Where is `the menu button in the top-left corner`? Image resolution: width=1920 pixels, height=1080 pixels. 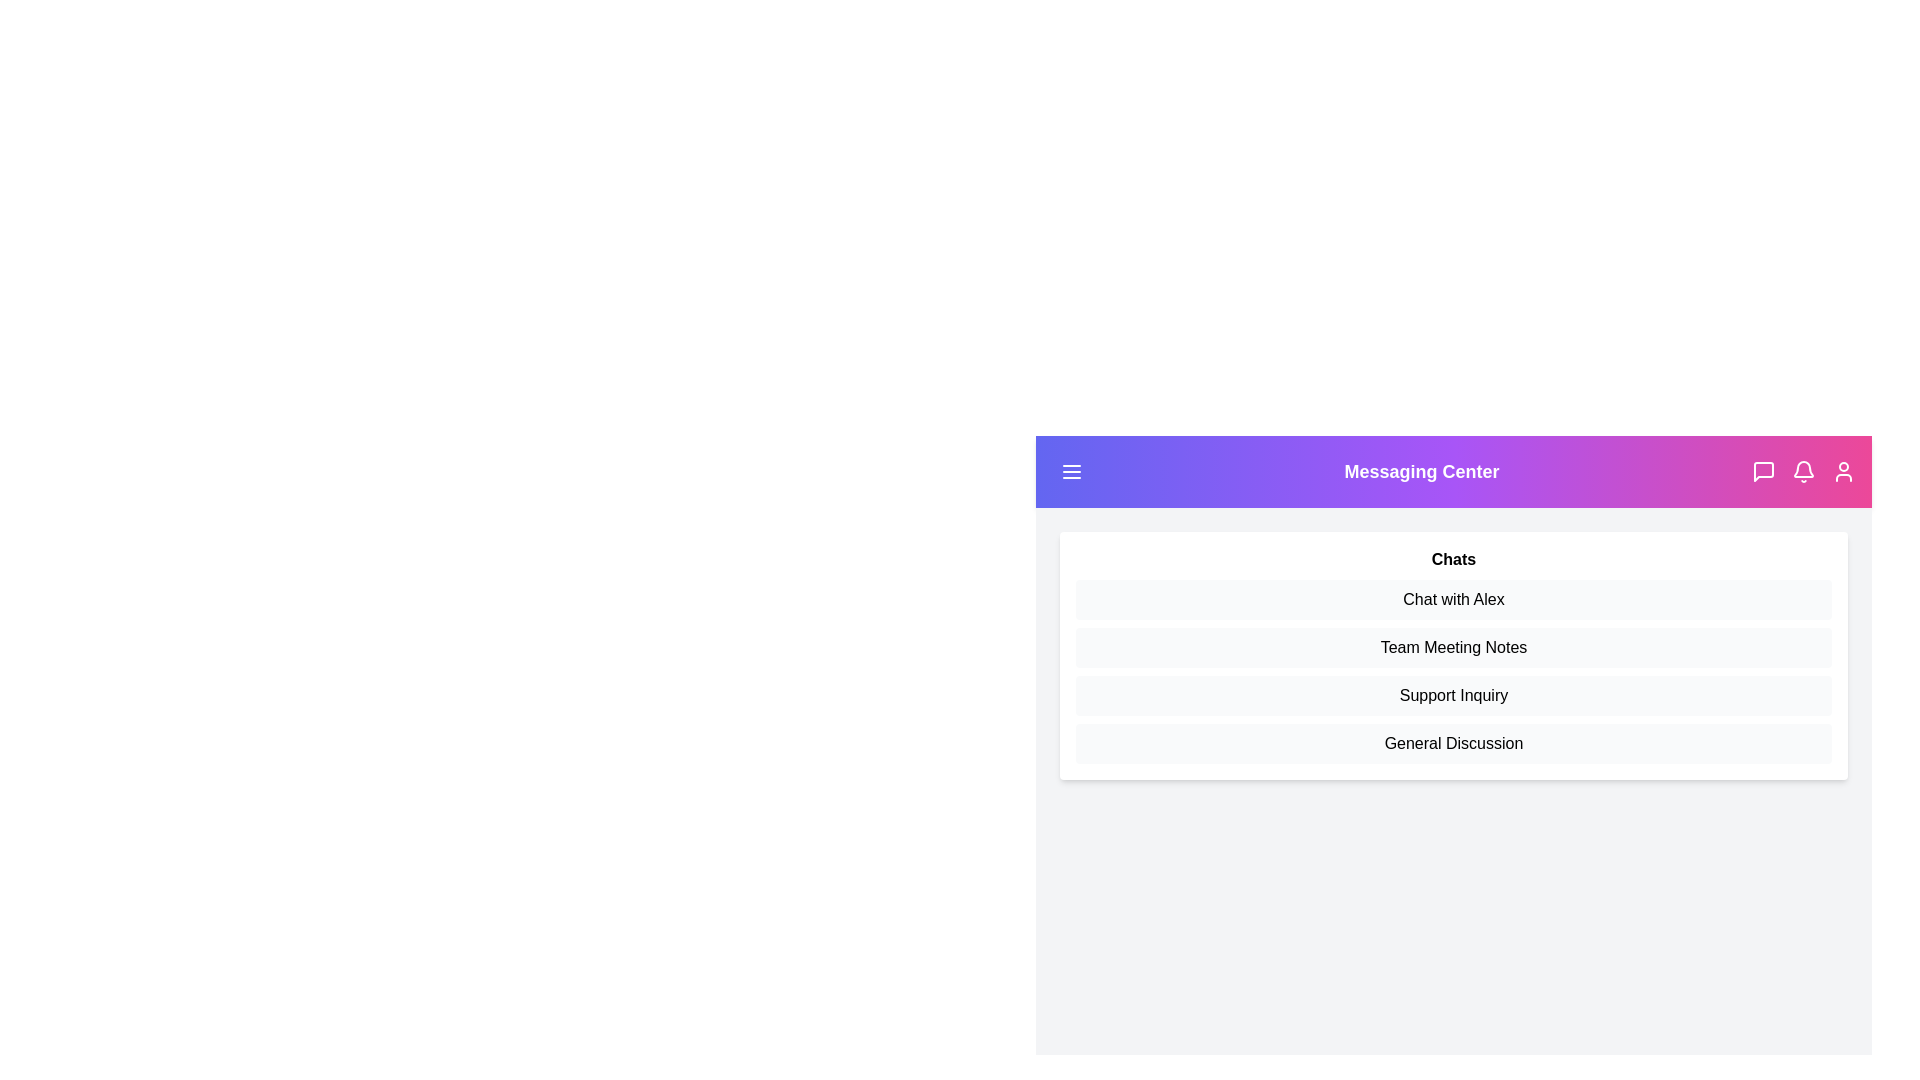
the menu button in the top-left corner is located at coordinates (1070, 471).